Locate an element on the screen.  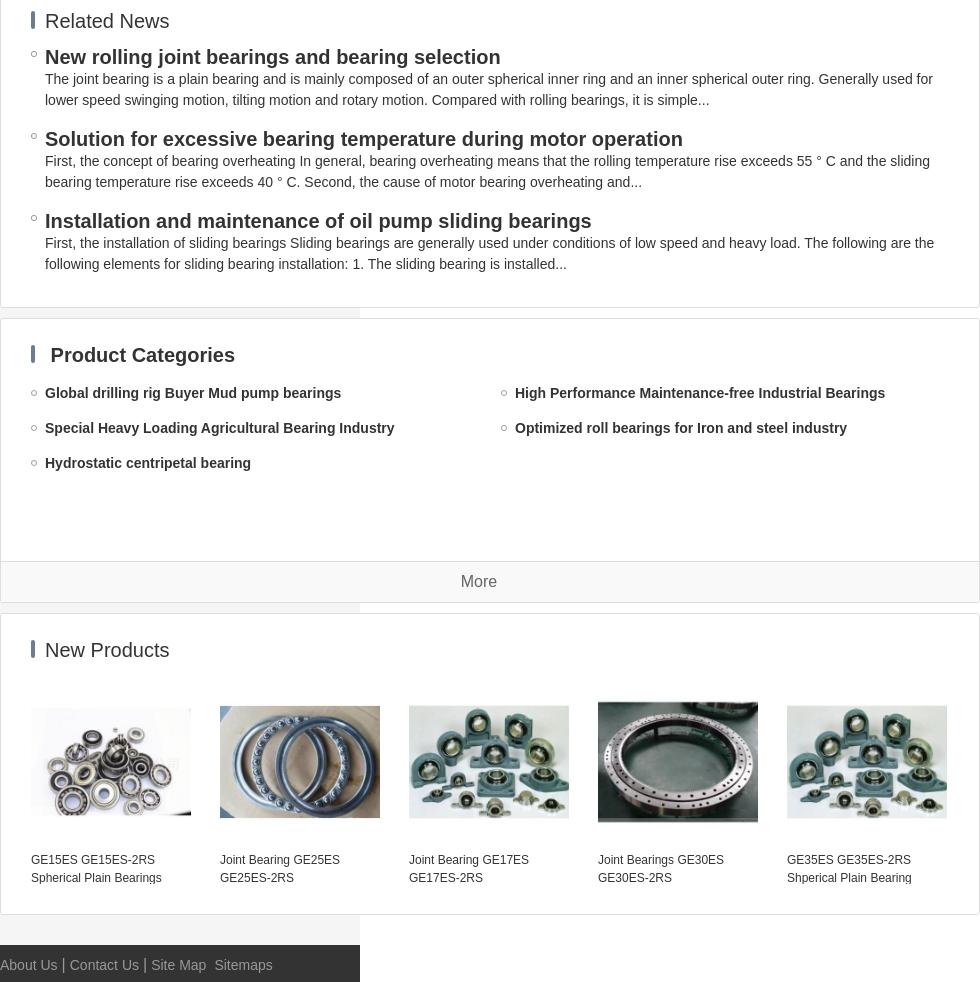
'Product Categories' is located at coordinates (142, 354).